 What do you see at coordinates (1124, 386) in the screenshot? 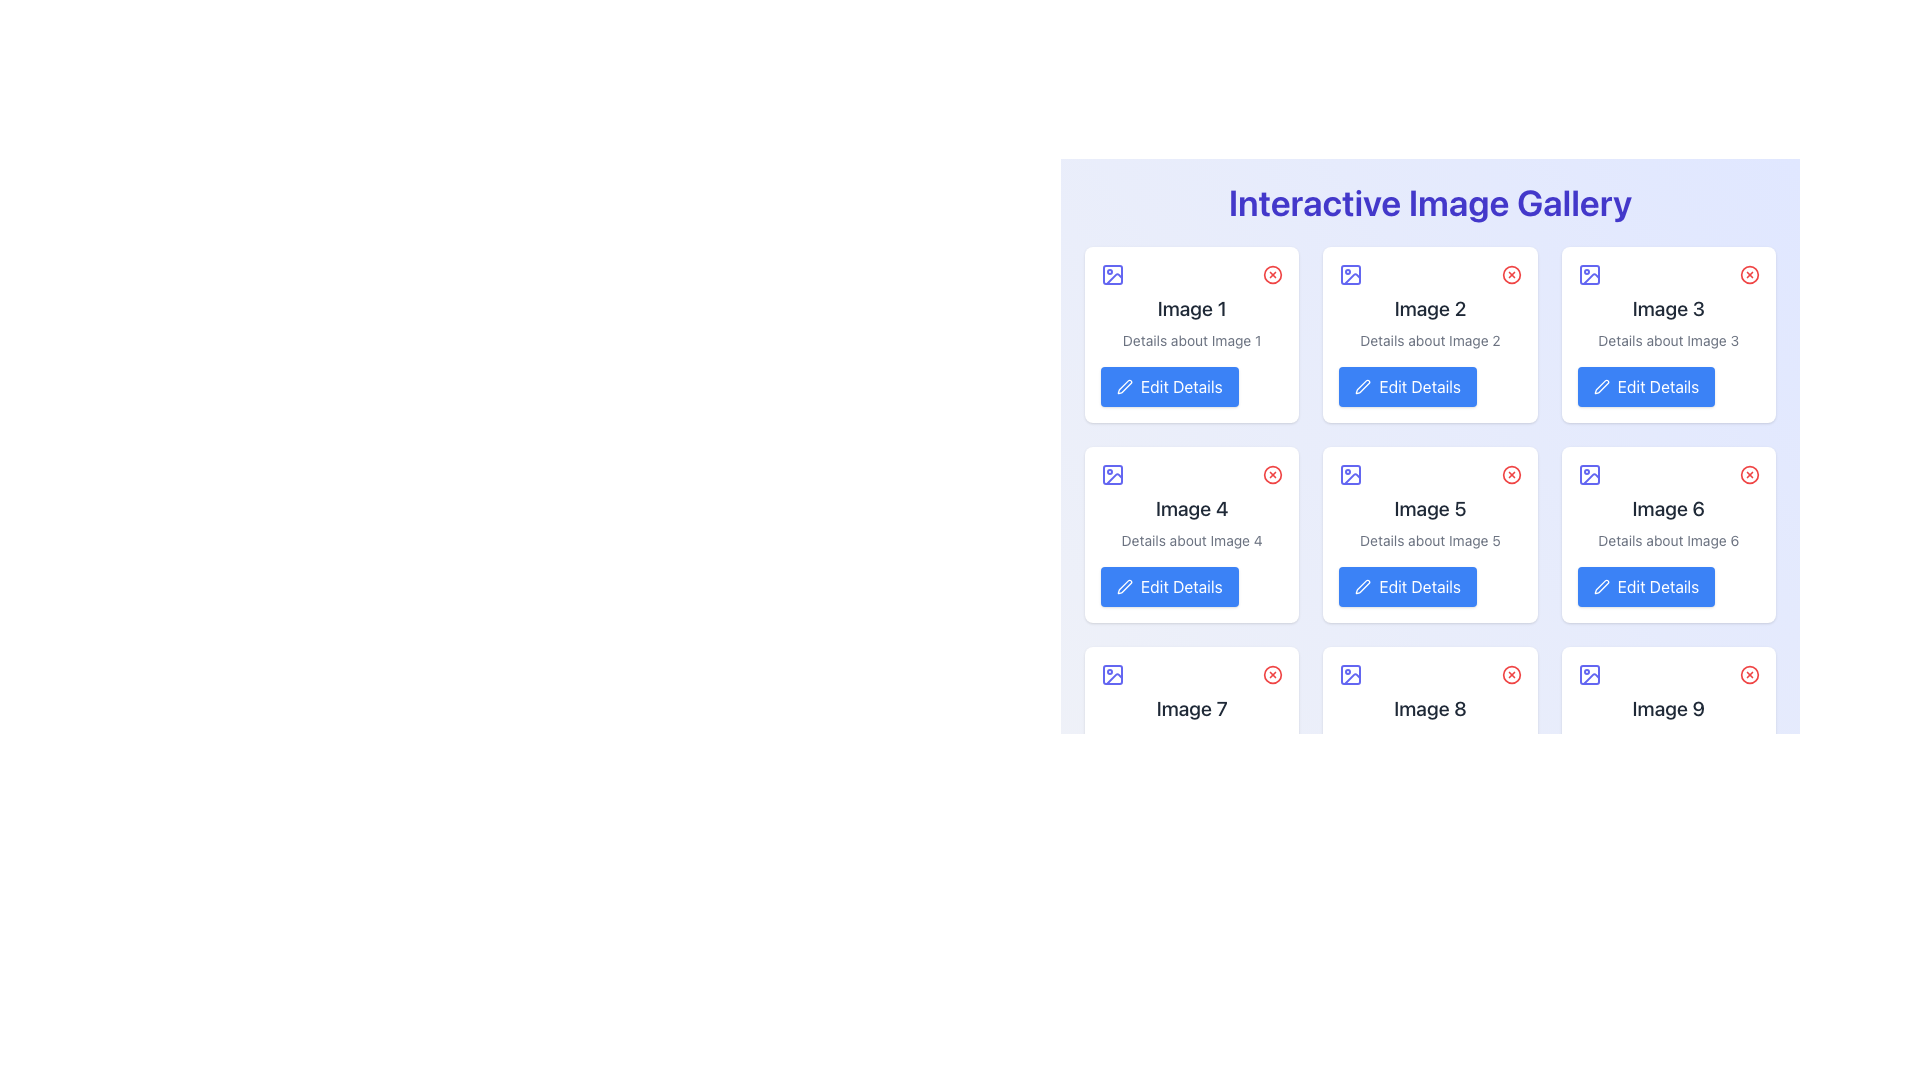
I see `the edit action icon located at the left side inside the 'Edit Details' button in the first column and first row of the grid layout` at bounding box center [1124, 386].